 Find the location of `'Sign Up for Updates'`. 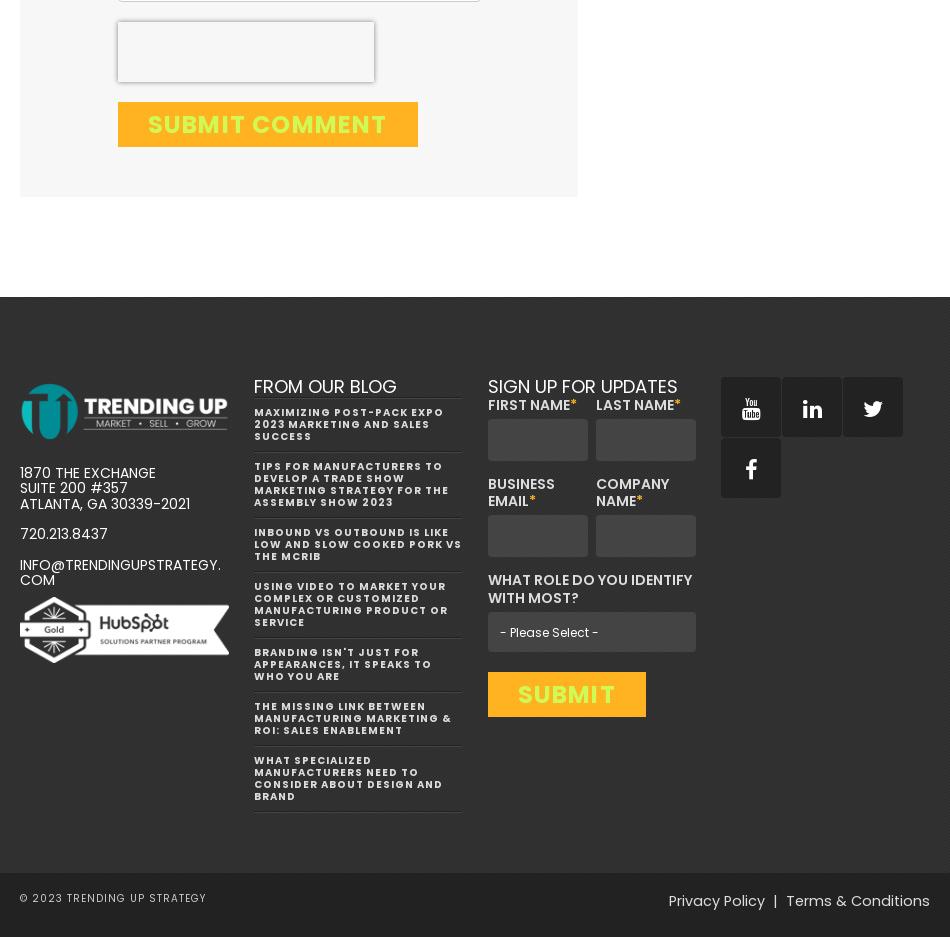

'Sign Up for Updates' is located at coordinates (581, 384).